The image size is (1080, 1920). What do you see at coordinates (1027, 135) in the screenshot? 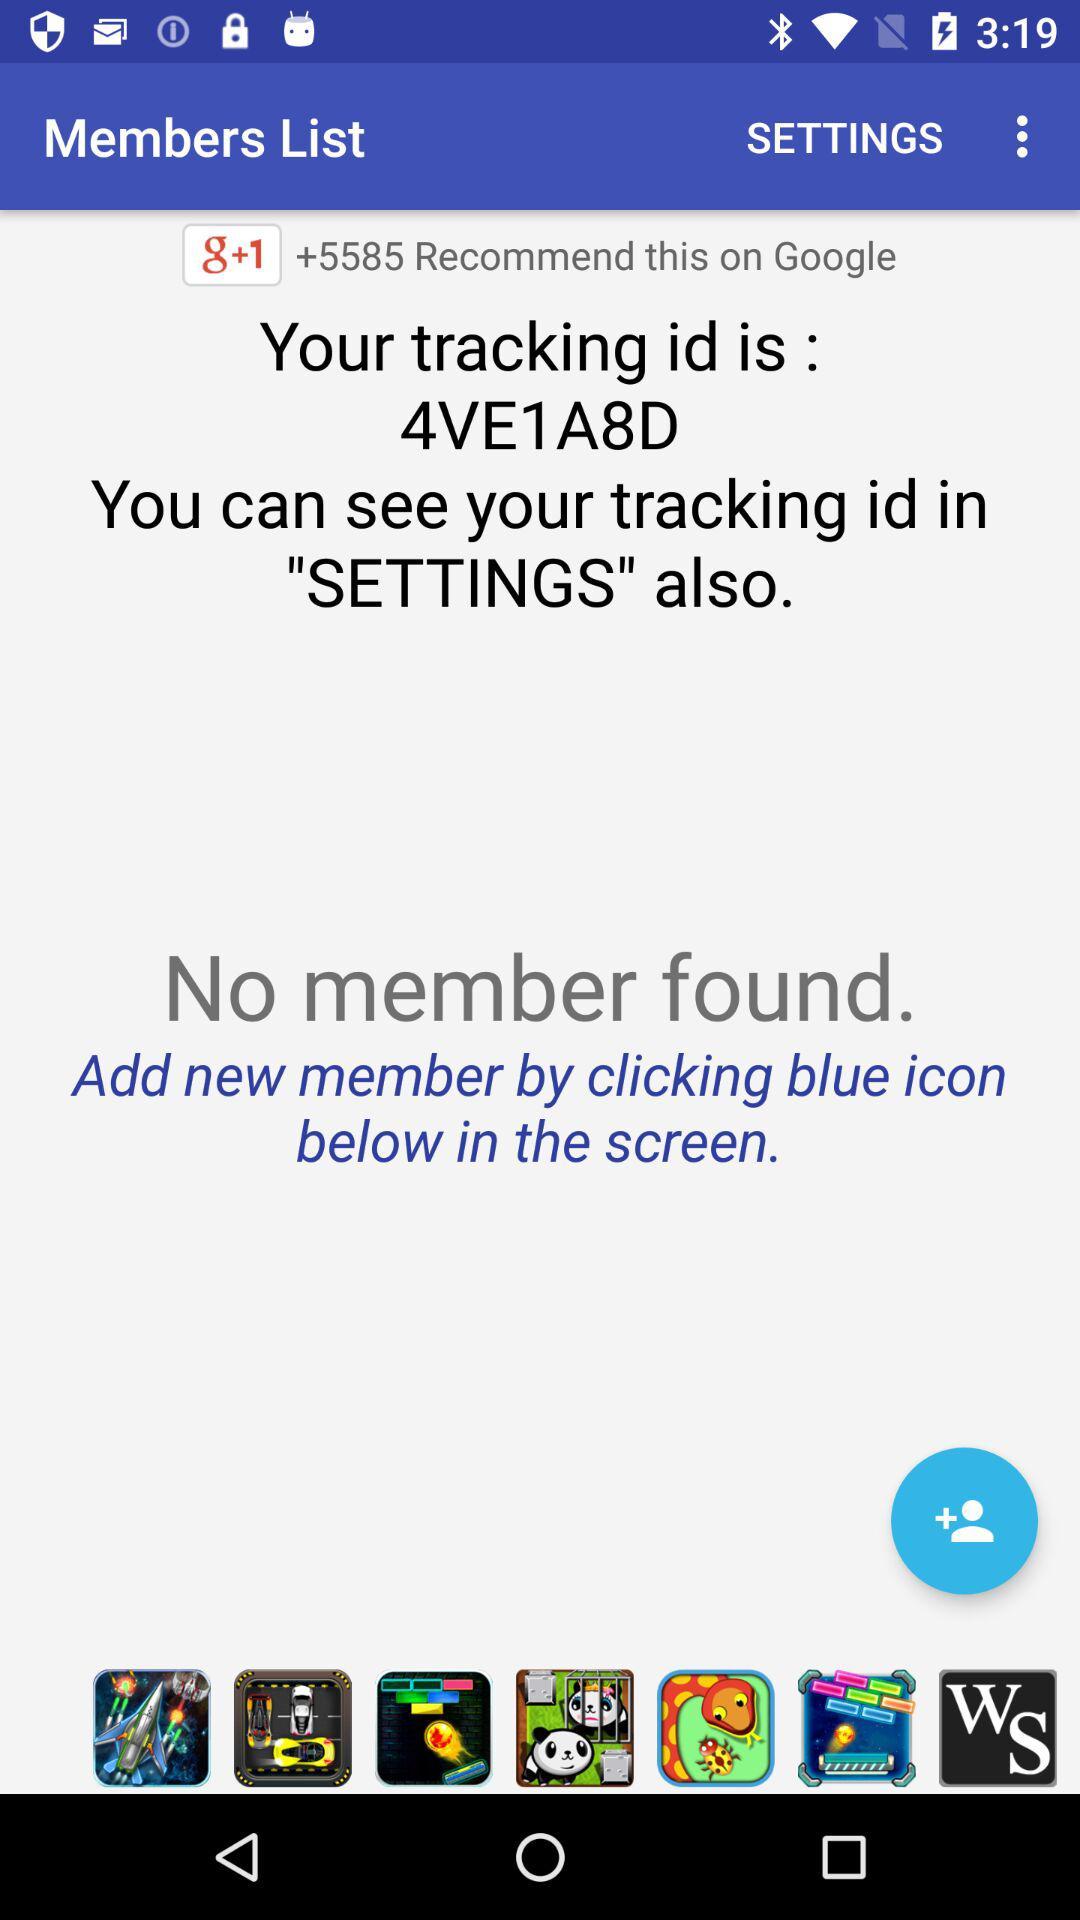
I see `item above your tracking id` at bounding box center [1027, 135].